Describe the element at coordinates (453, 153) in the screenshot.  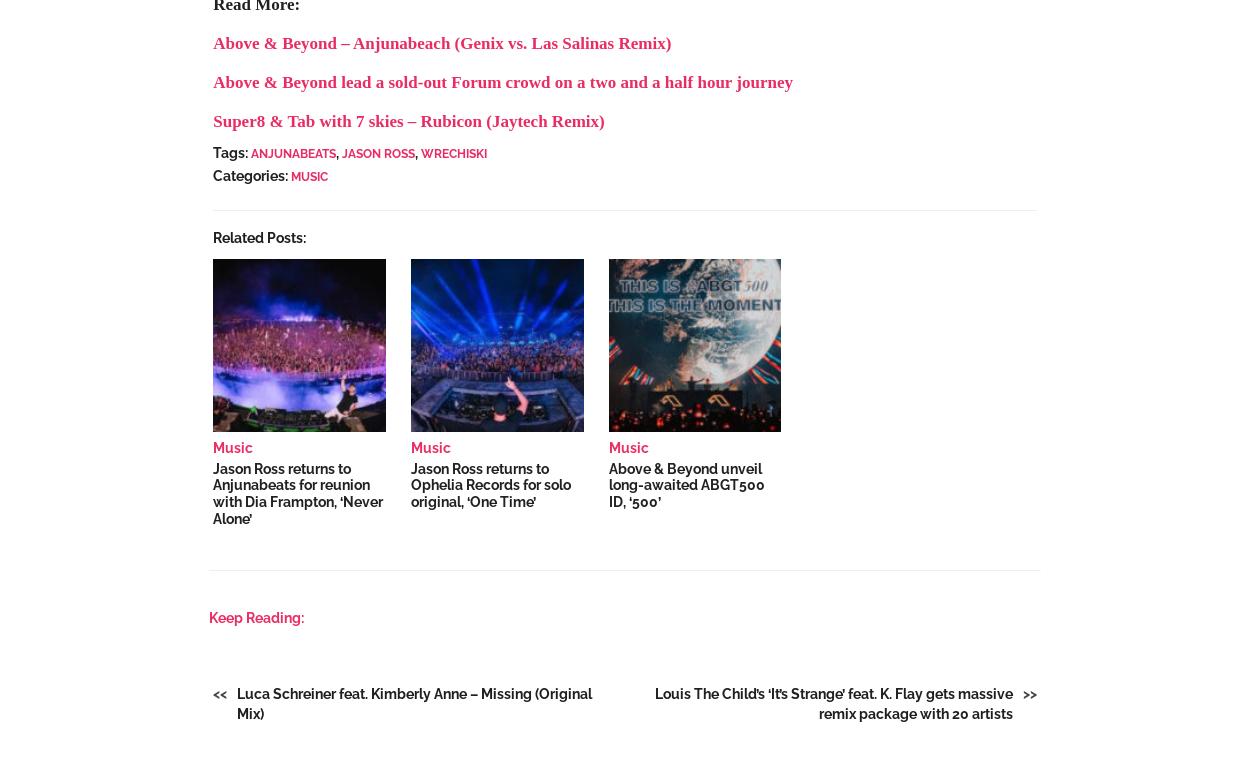
I see `'Wrechiski'` at that location.